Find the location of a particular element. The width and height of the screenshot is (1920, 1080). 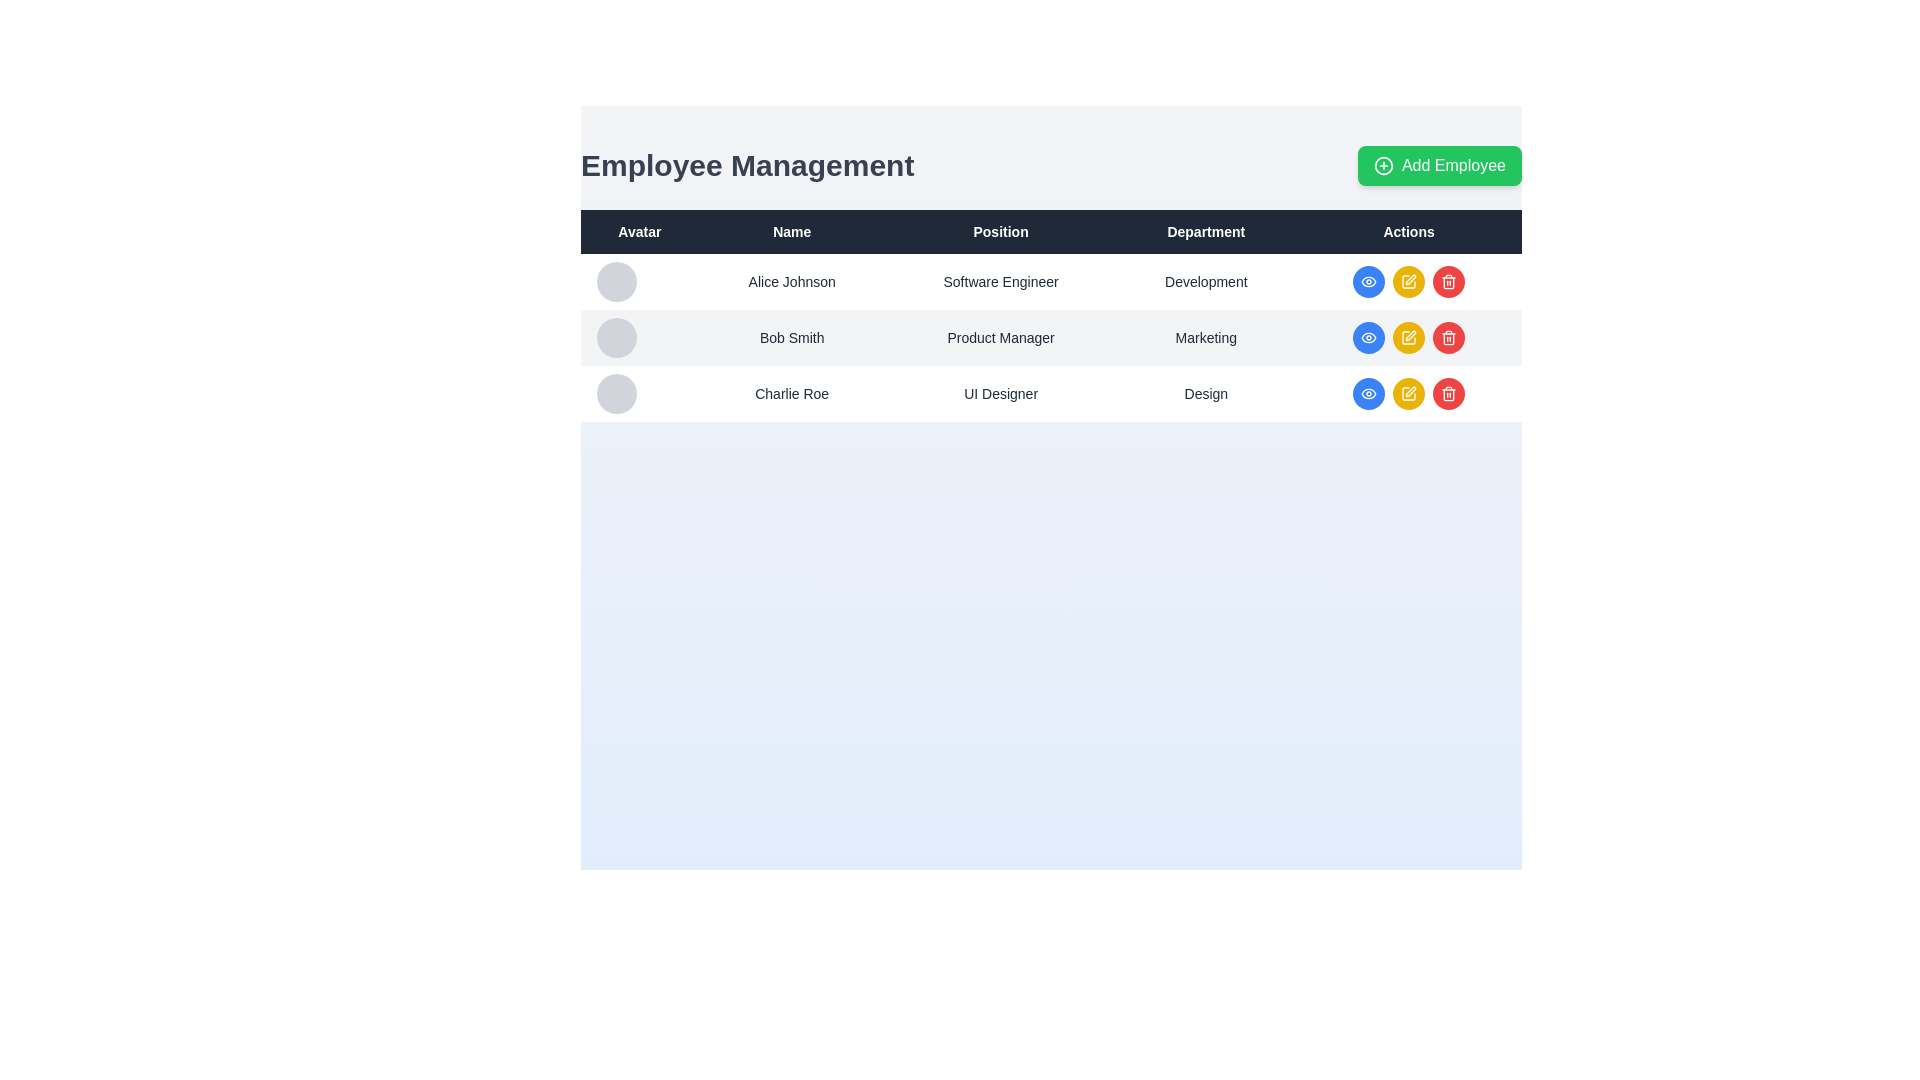

the yellow circular button with a white pen icon in the 'Actions' column of the first row in the 'Employee Management' table is located at coordinates (1408, 281).